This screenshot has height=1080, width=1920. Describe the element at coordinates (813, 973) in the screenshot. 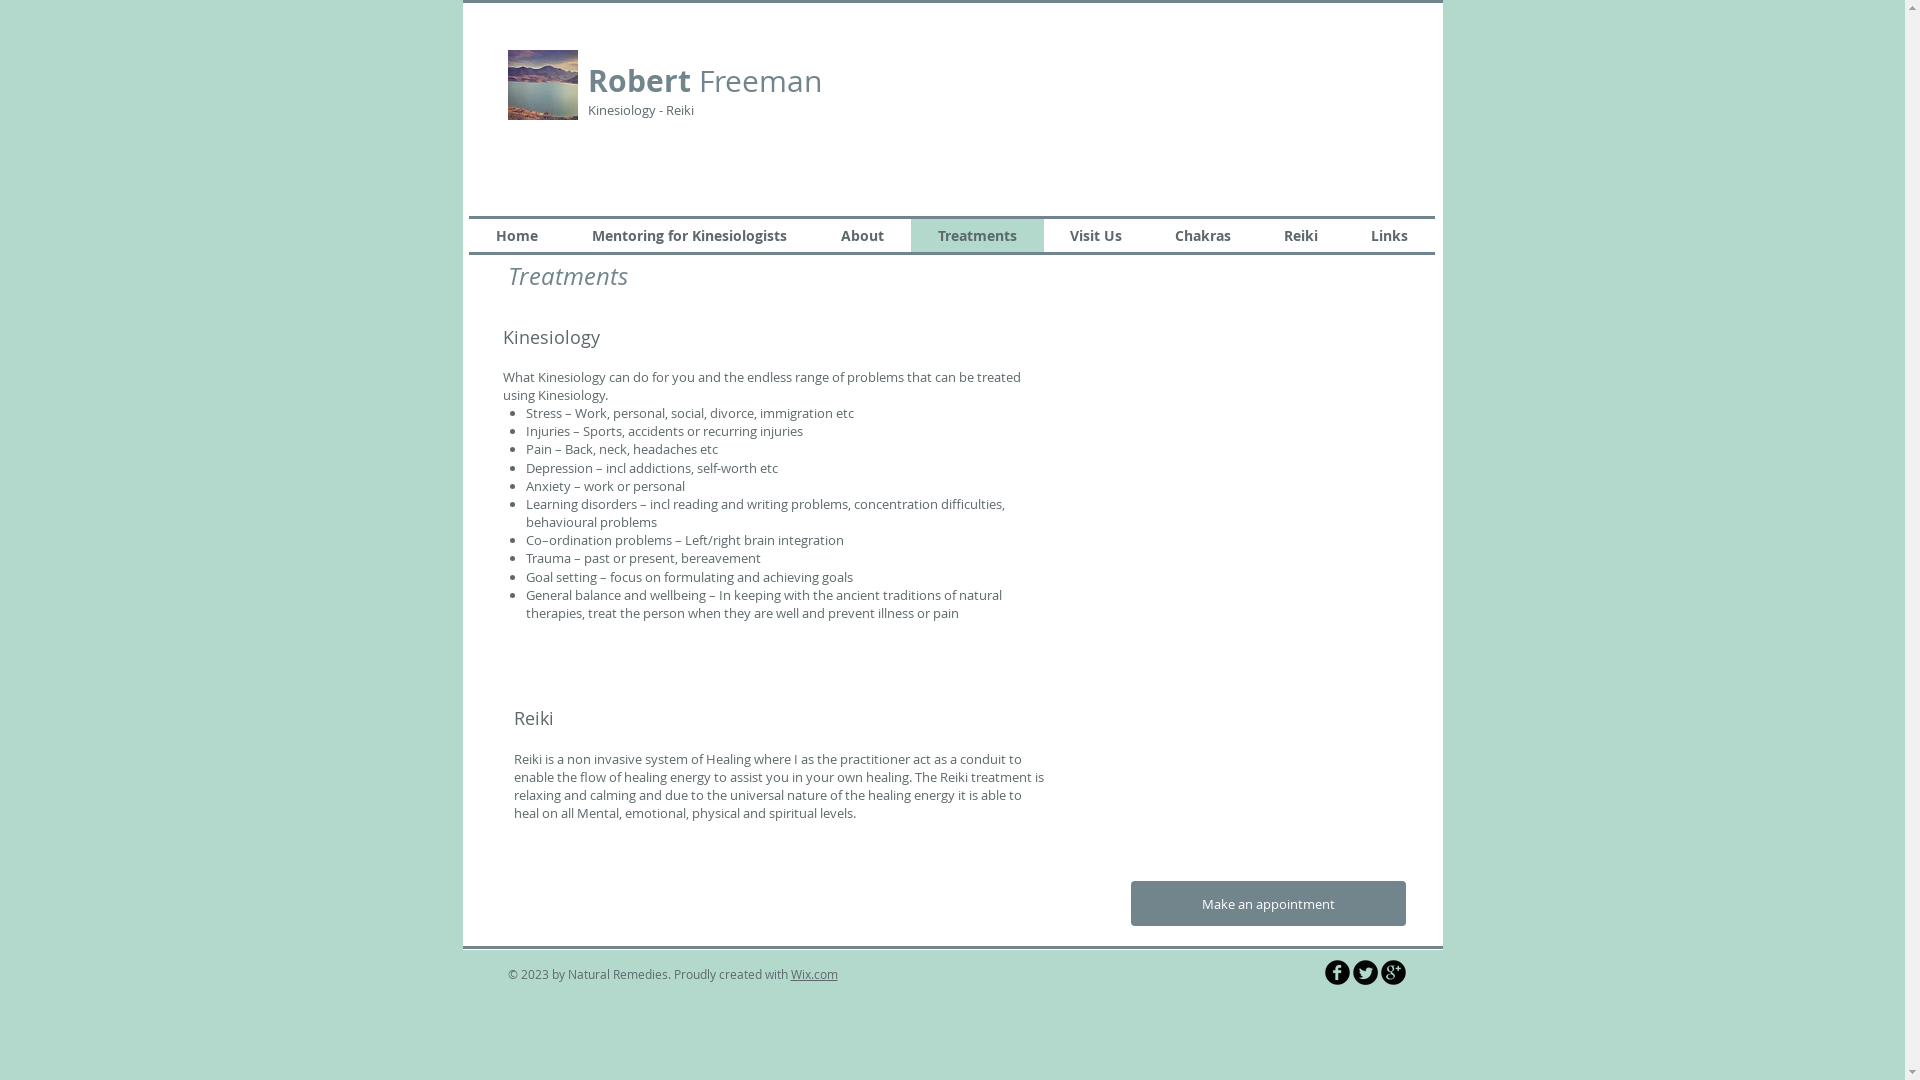

I see `'Wix.com'` at that location.